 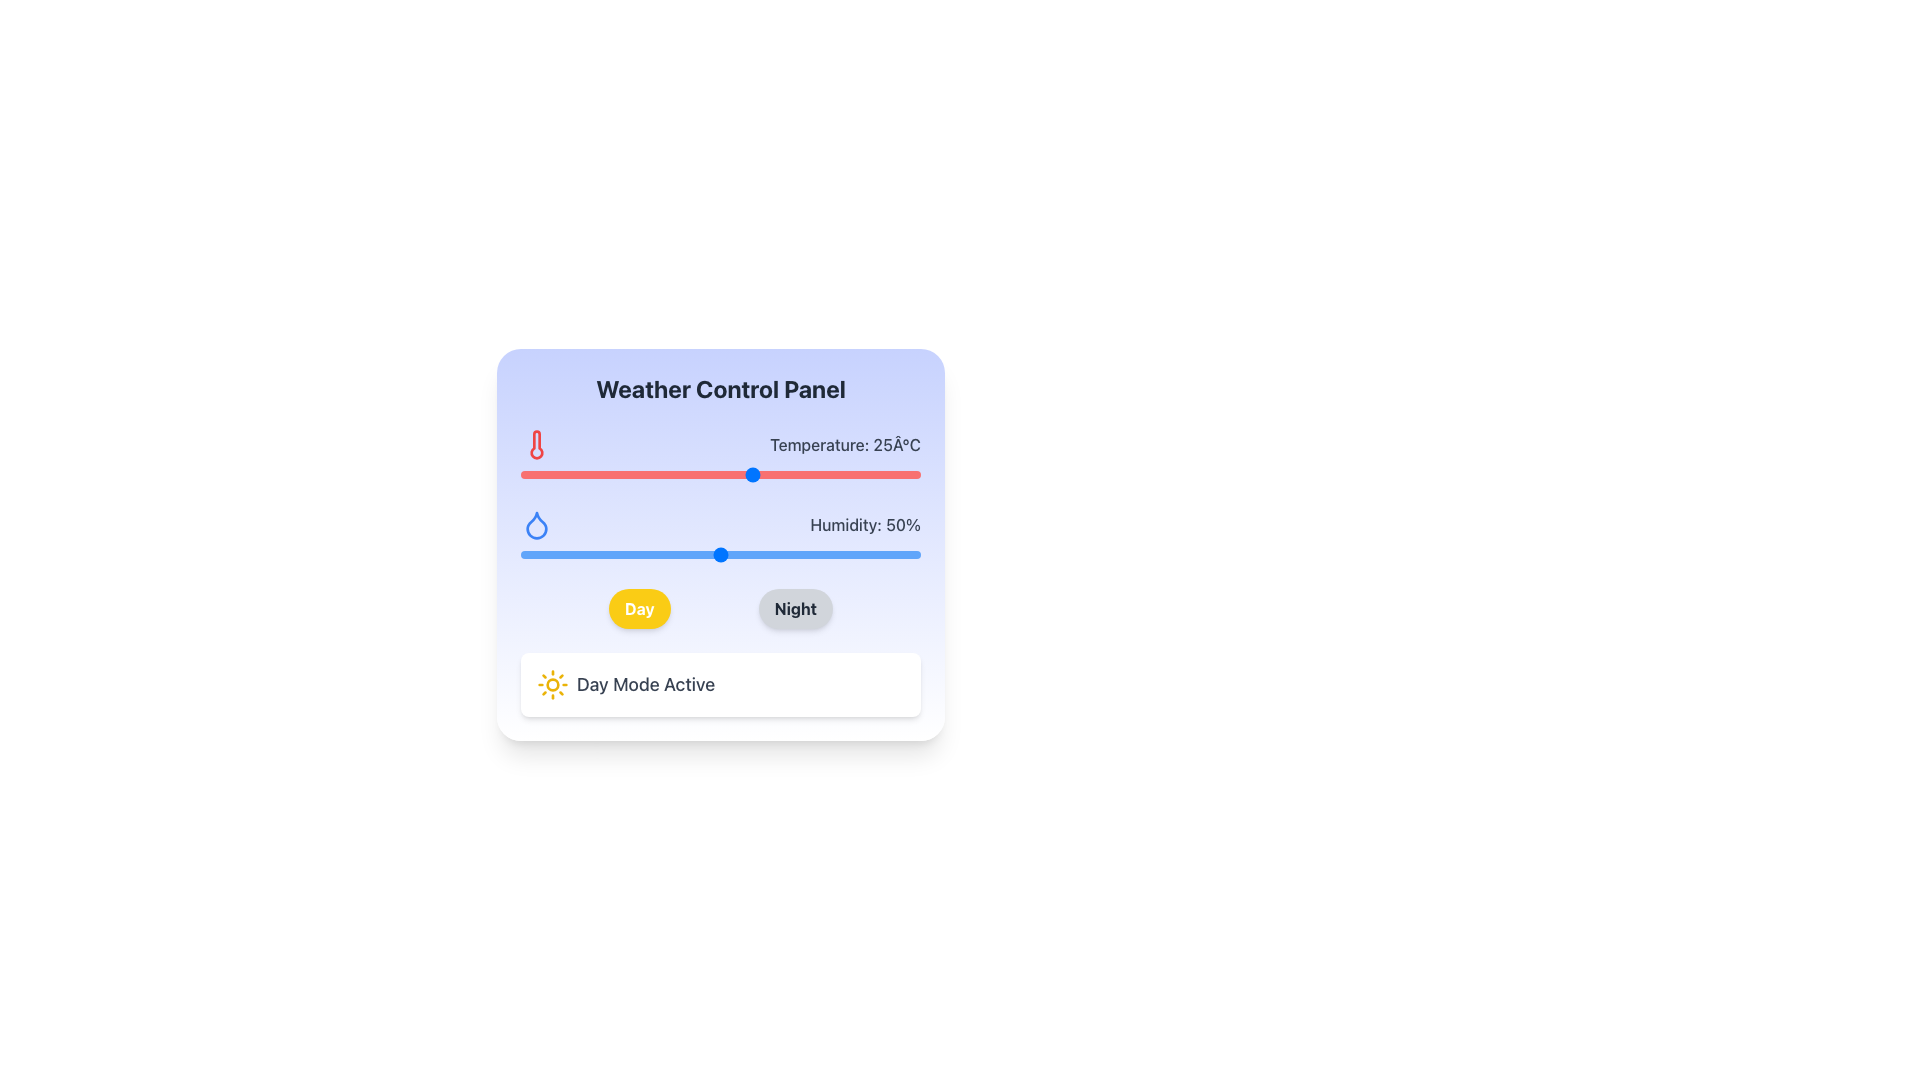 I want to click on the handle of the horizontal Range Slider located below the 'Humidity: 50%' text, so click(x=720, y=555).